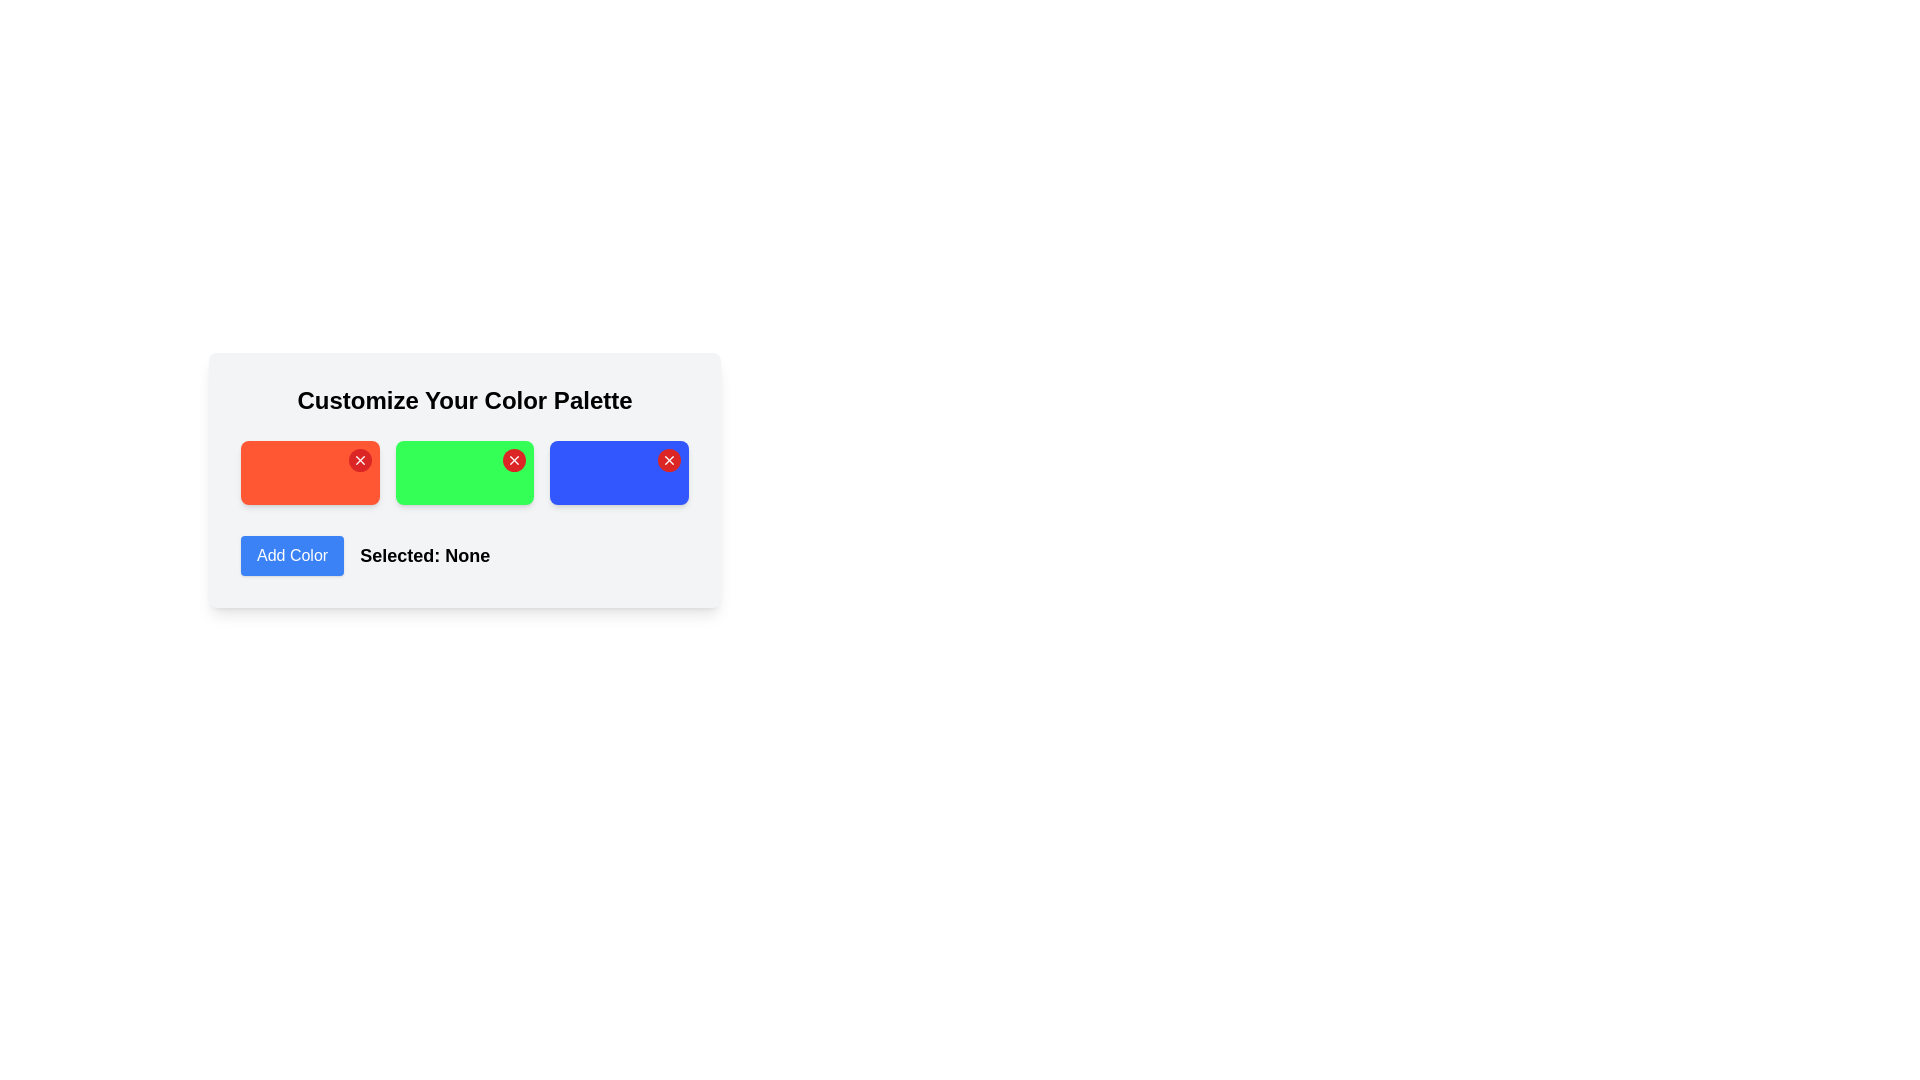  Describe the element at coordinates (360, 460) in the screenshot. I see `the close/delete button located in the top-right corner of the first rectangular block` at that location.